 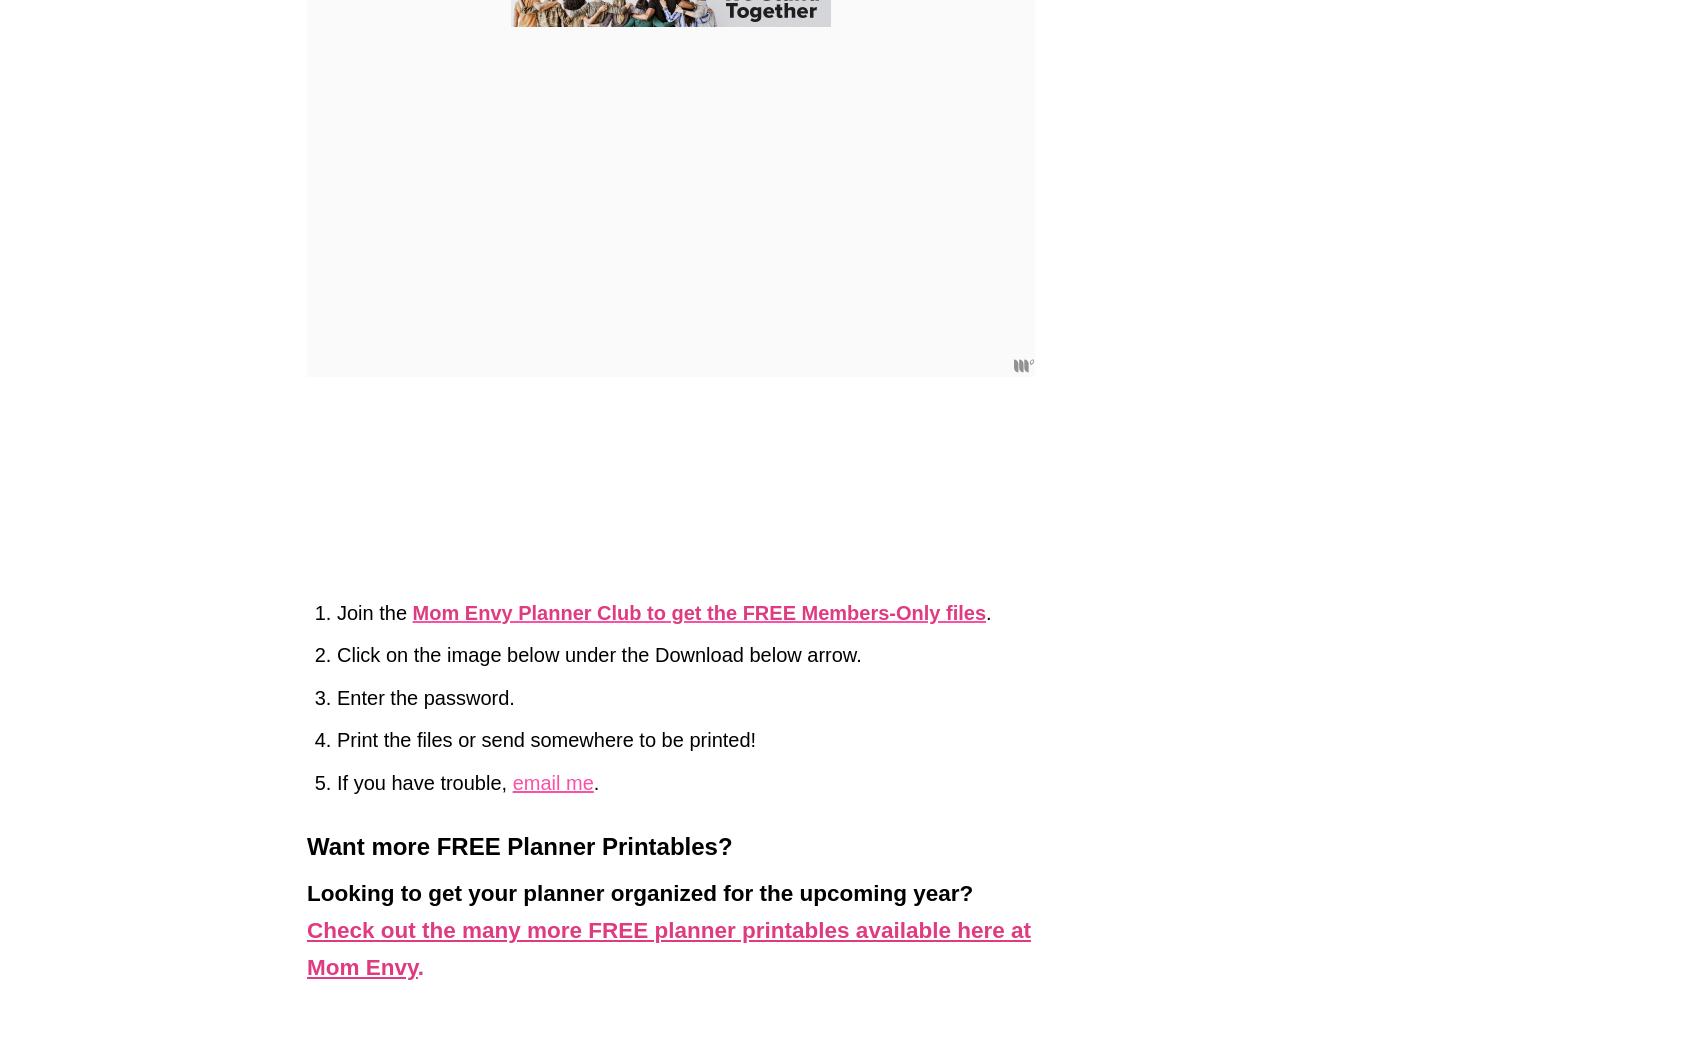 What do you see at coordinates (305, 892) in the screenshot?
I see `'Looking to get your planner organized for the upcoming year?'` at bounding box center [305, 892].